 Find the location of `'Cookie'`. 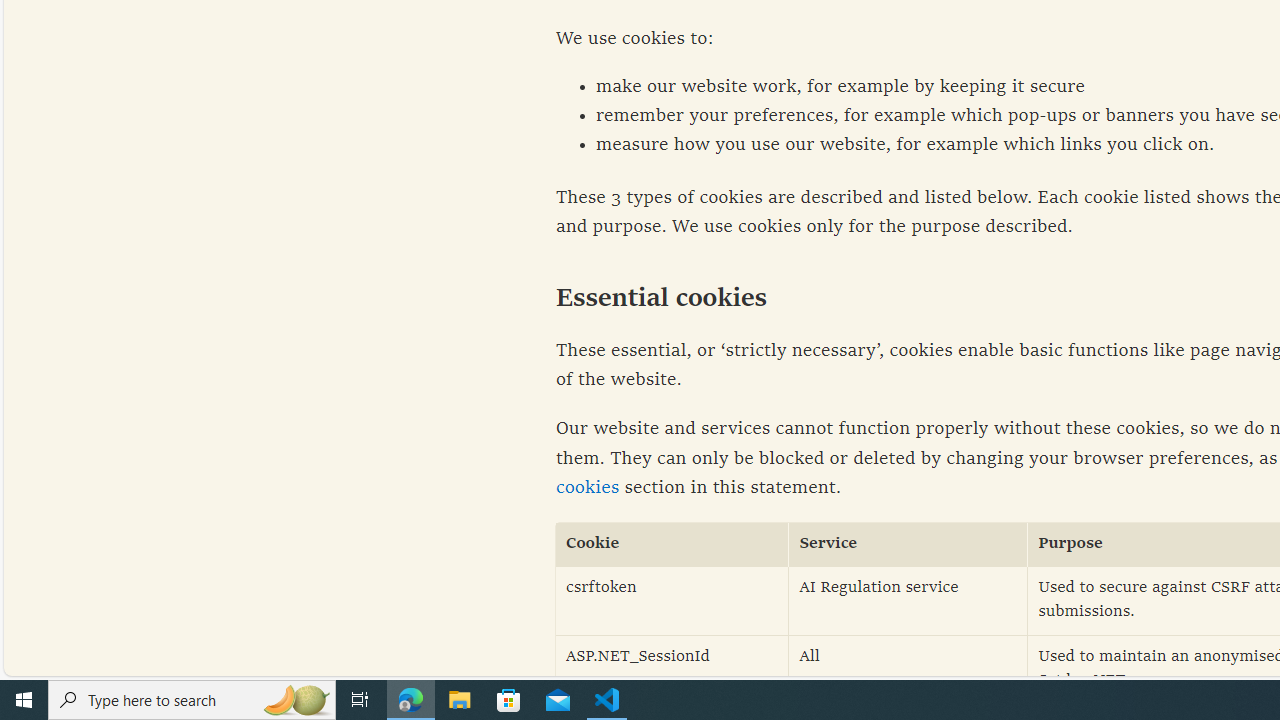

'Cookie' is located at coordinates (672, 544).